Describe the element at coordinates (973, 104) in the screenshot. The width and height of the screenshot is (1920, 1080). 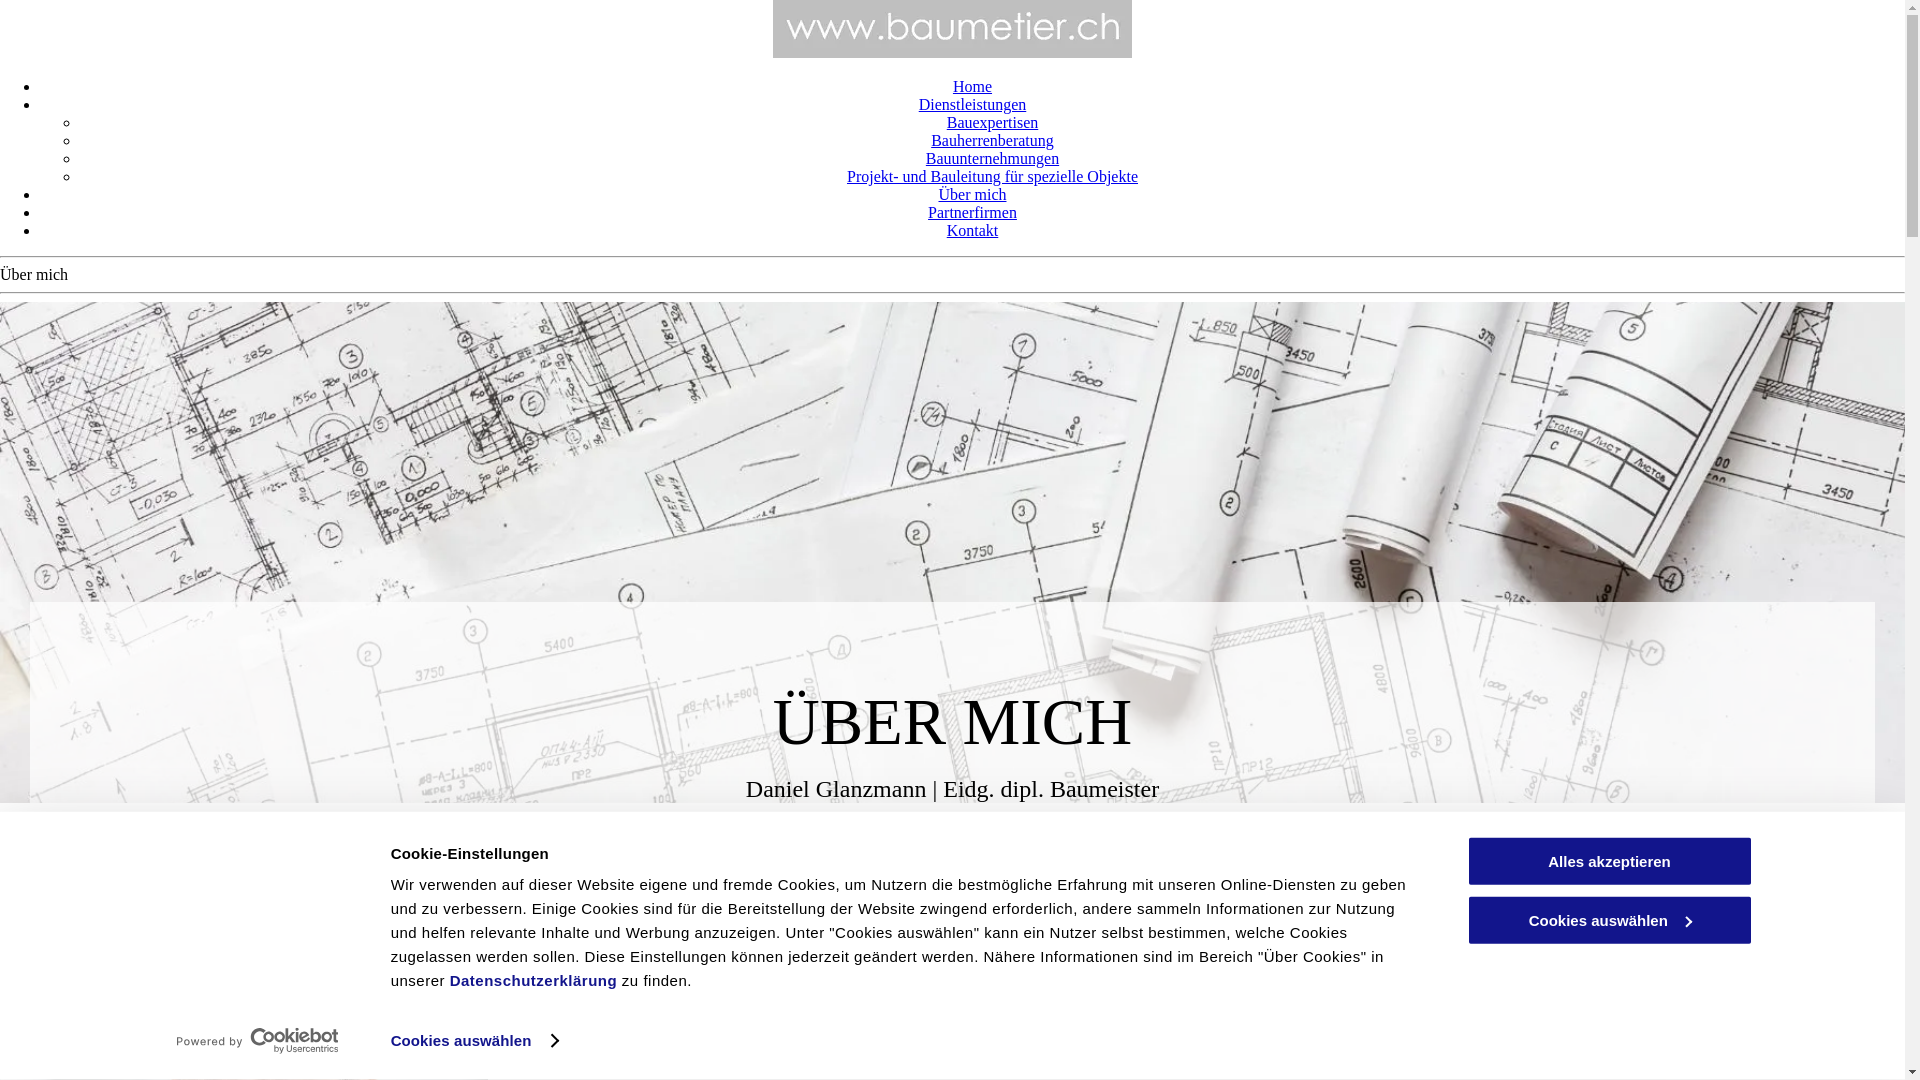
I see `'Dienstleistungen'` at that location.